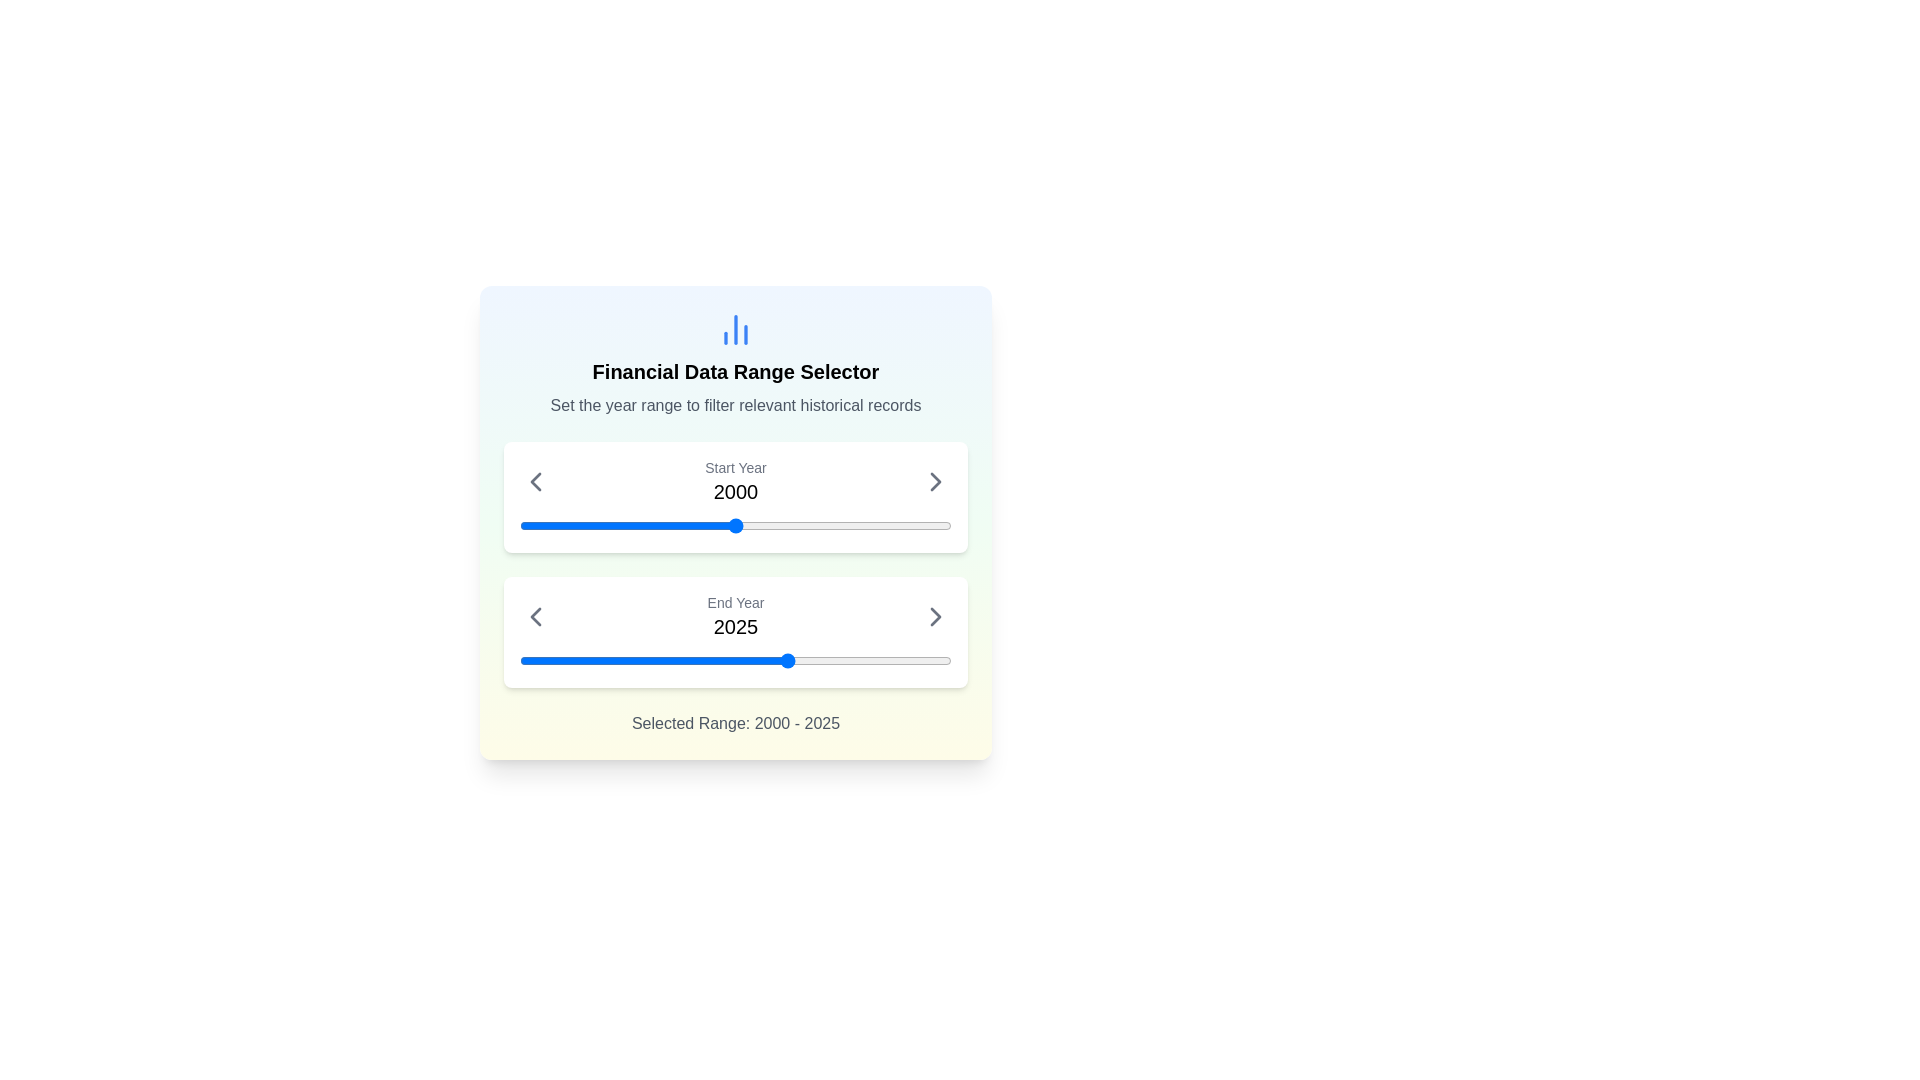  Describe the element at coordinates (536, 616) in the screenshot. I see `the leftmost arrow icon in the 'End Year' section` at that location.